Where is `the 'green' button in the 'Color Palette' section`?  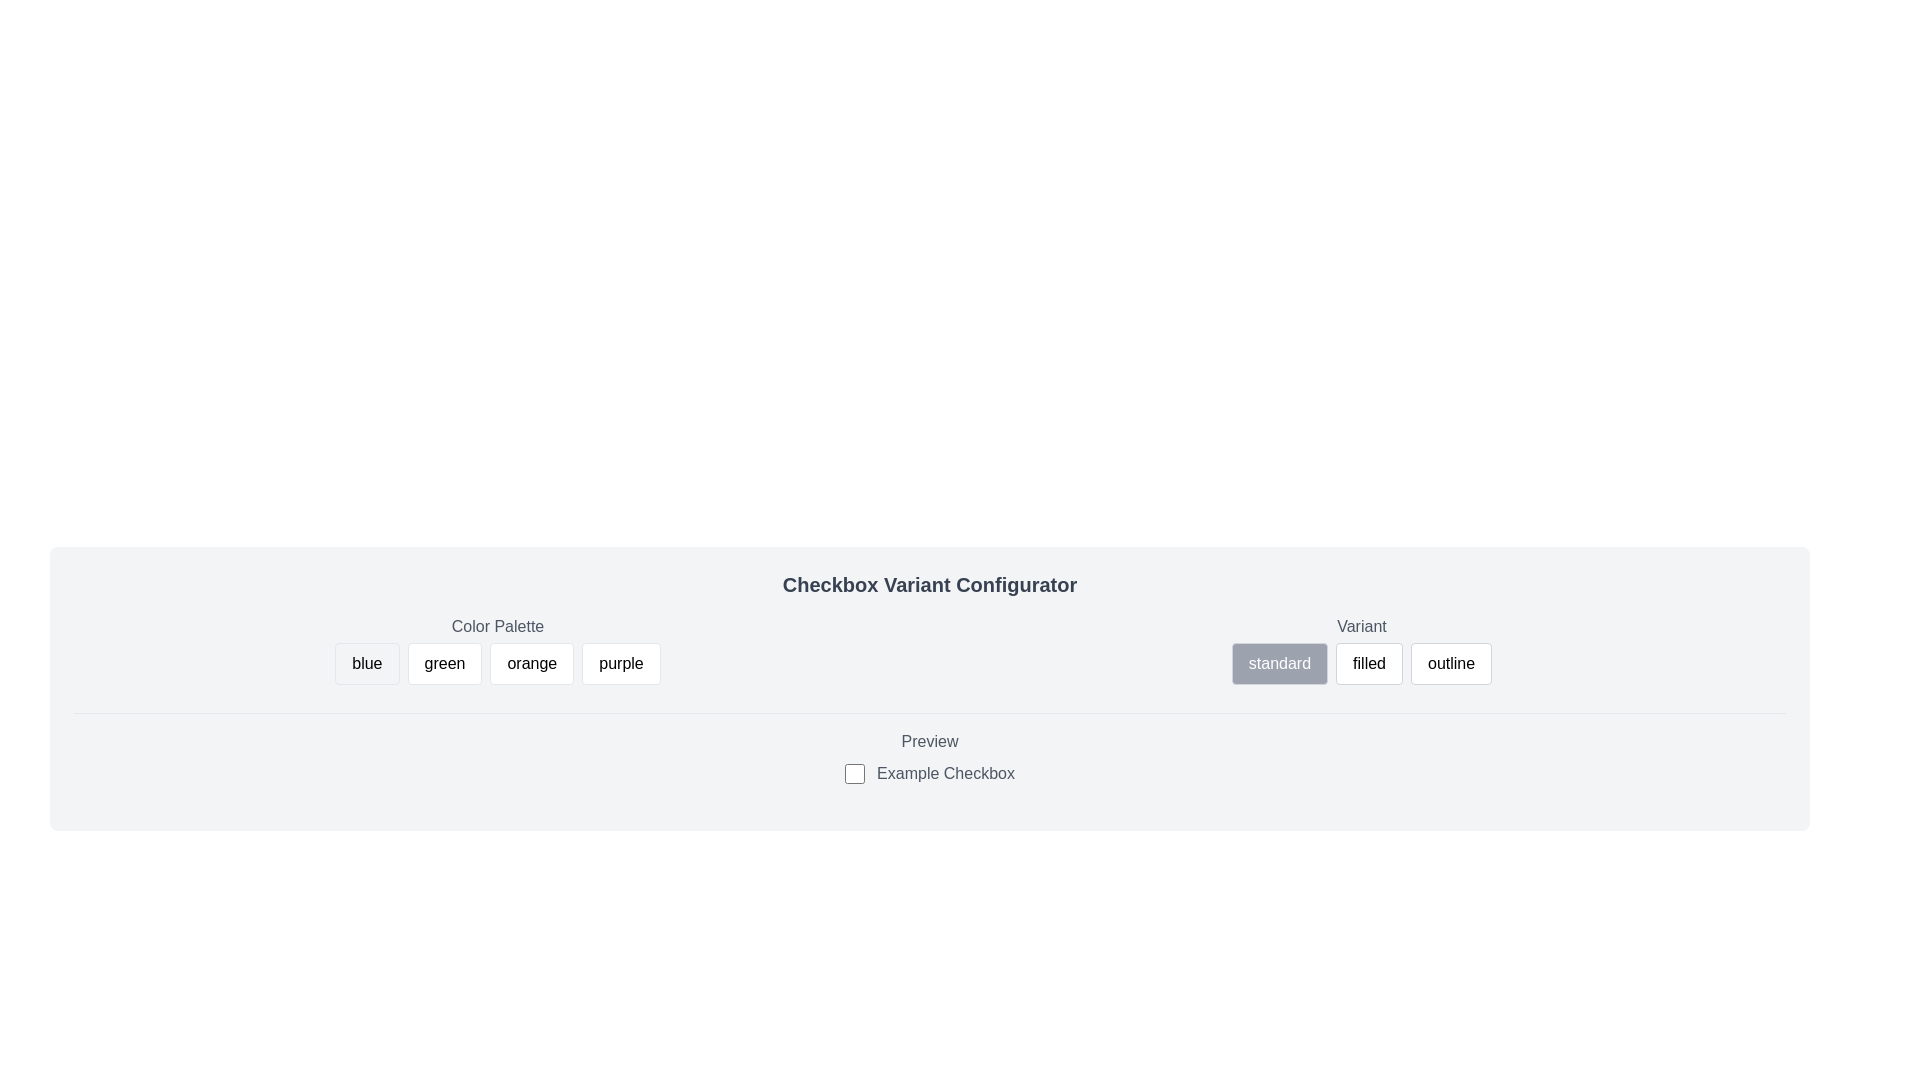 the 'green' button in the 'Color Palette' section is located at coordinates (443, 663).